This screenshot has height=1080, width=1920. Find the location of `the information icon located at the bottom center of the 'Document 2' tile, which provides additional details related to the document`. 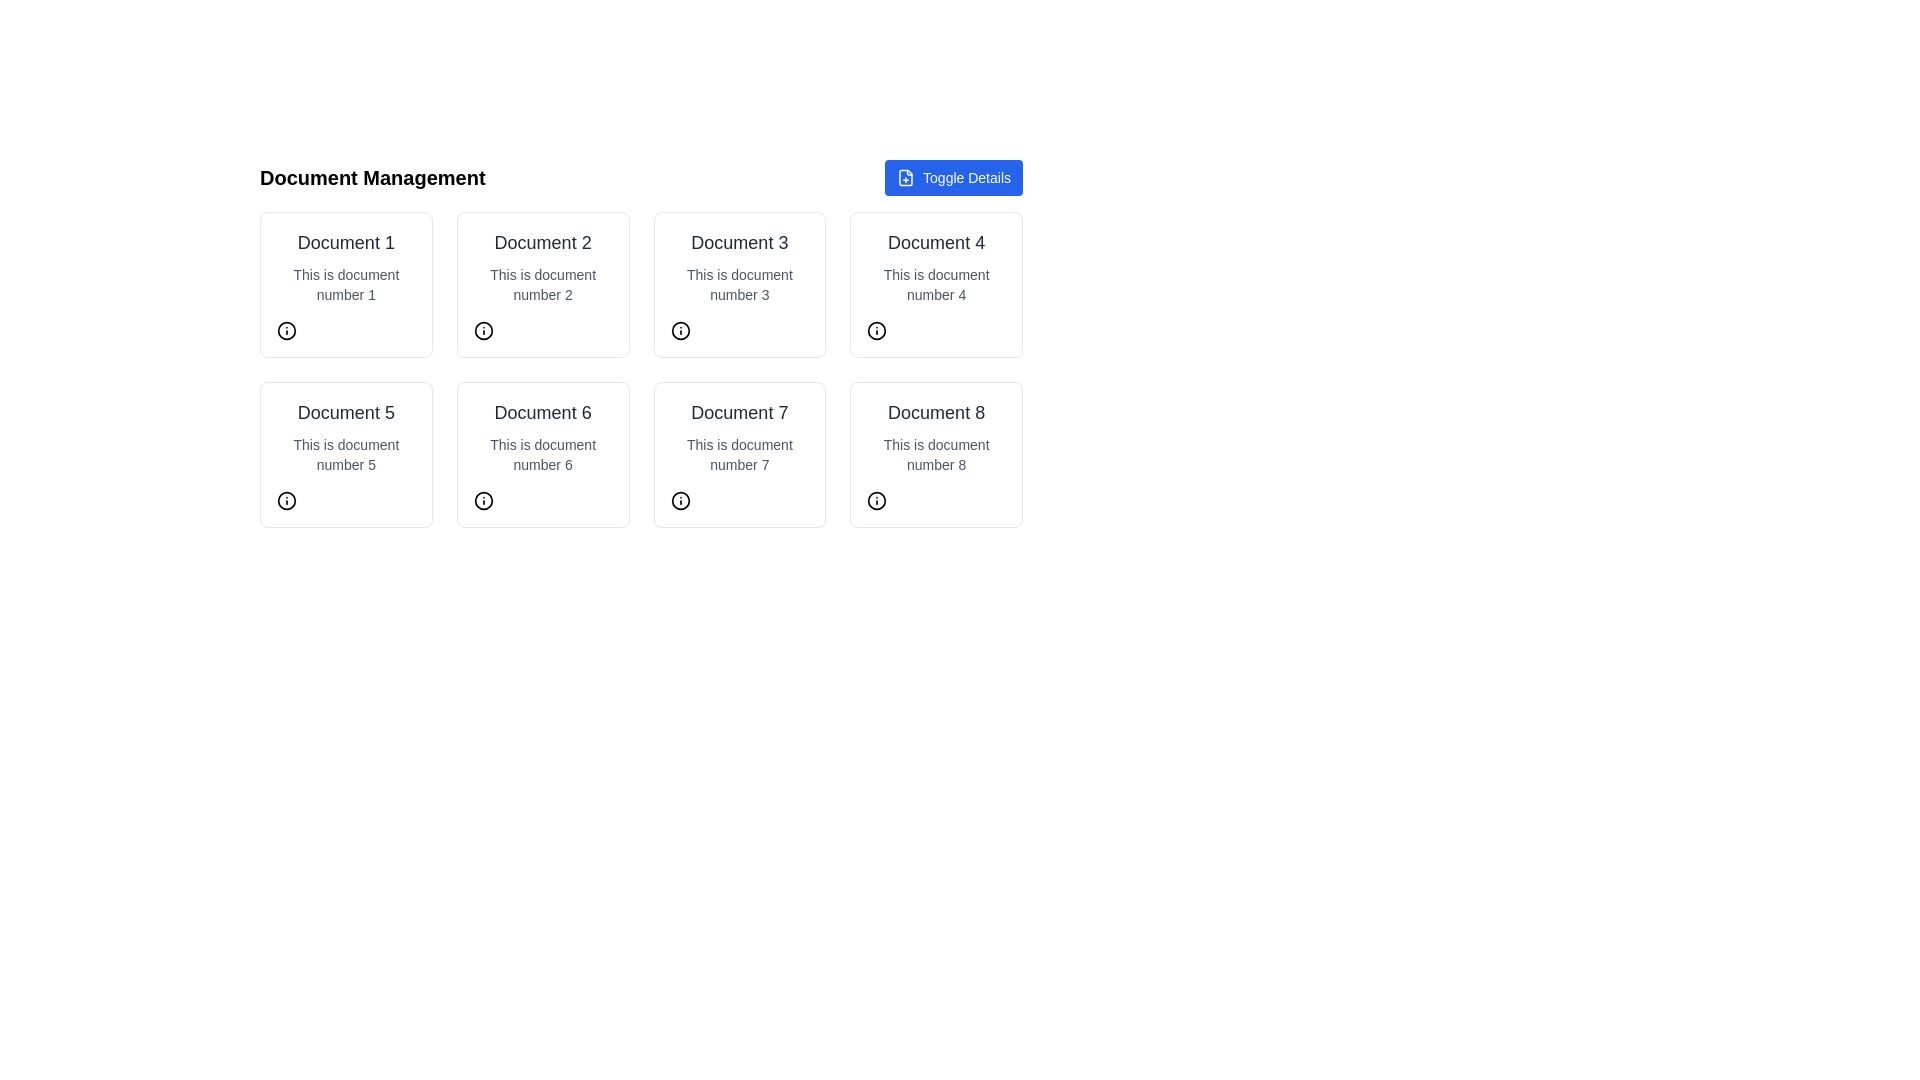

the information icon located at the bottom center of the 'Document 2' tile, which provides additional details related to the document is located at coordinates (483, 330).